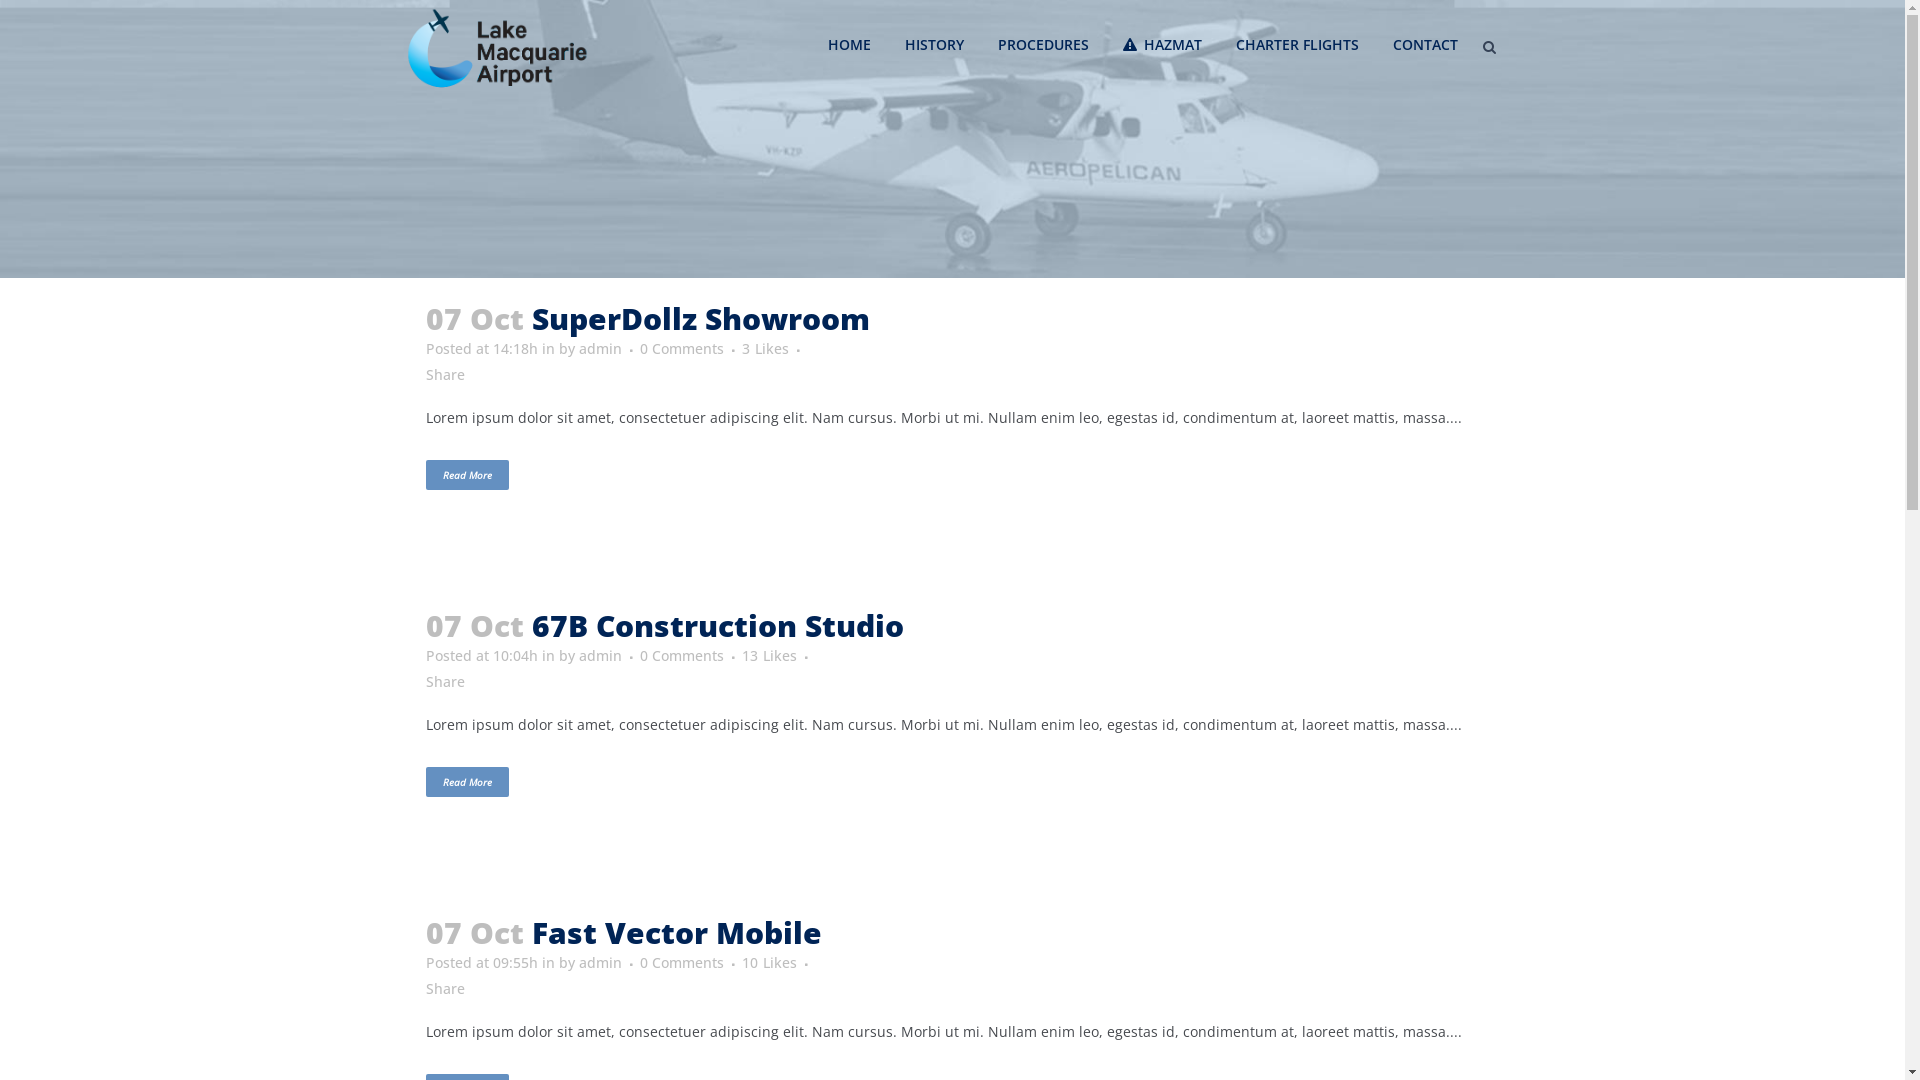 The image size is (1920, 1080). I want to click on 'CONTACT', so click(1424, 45).